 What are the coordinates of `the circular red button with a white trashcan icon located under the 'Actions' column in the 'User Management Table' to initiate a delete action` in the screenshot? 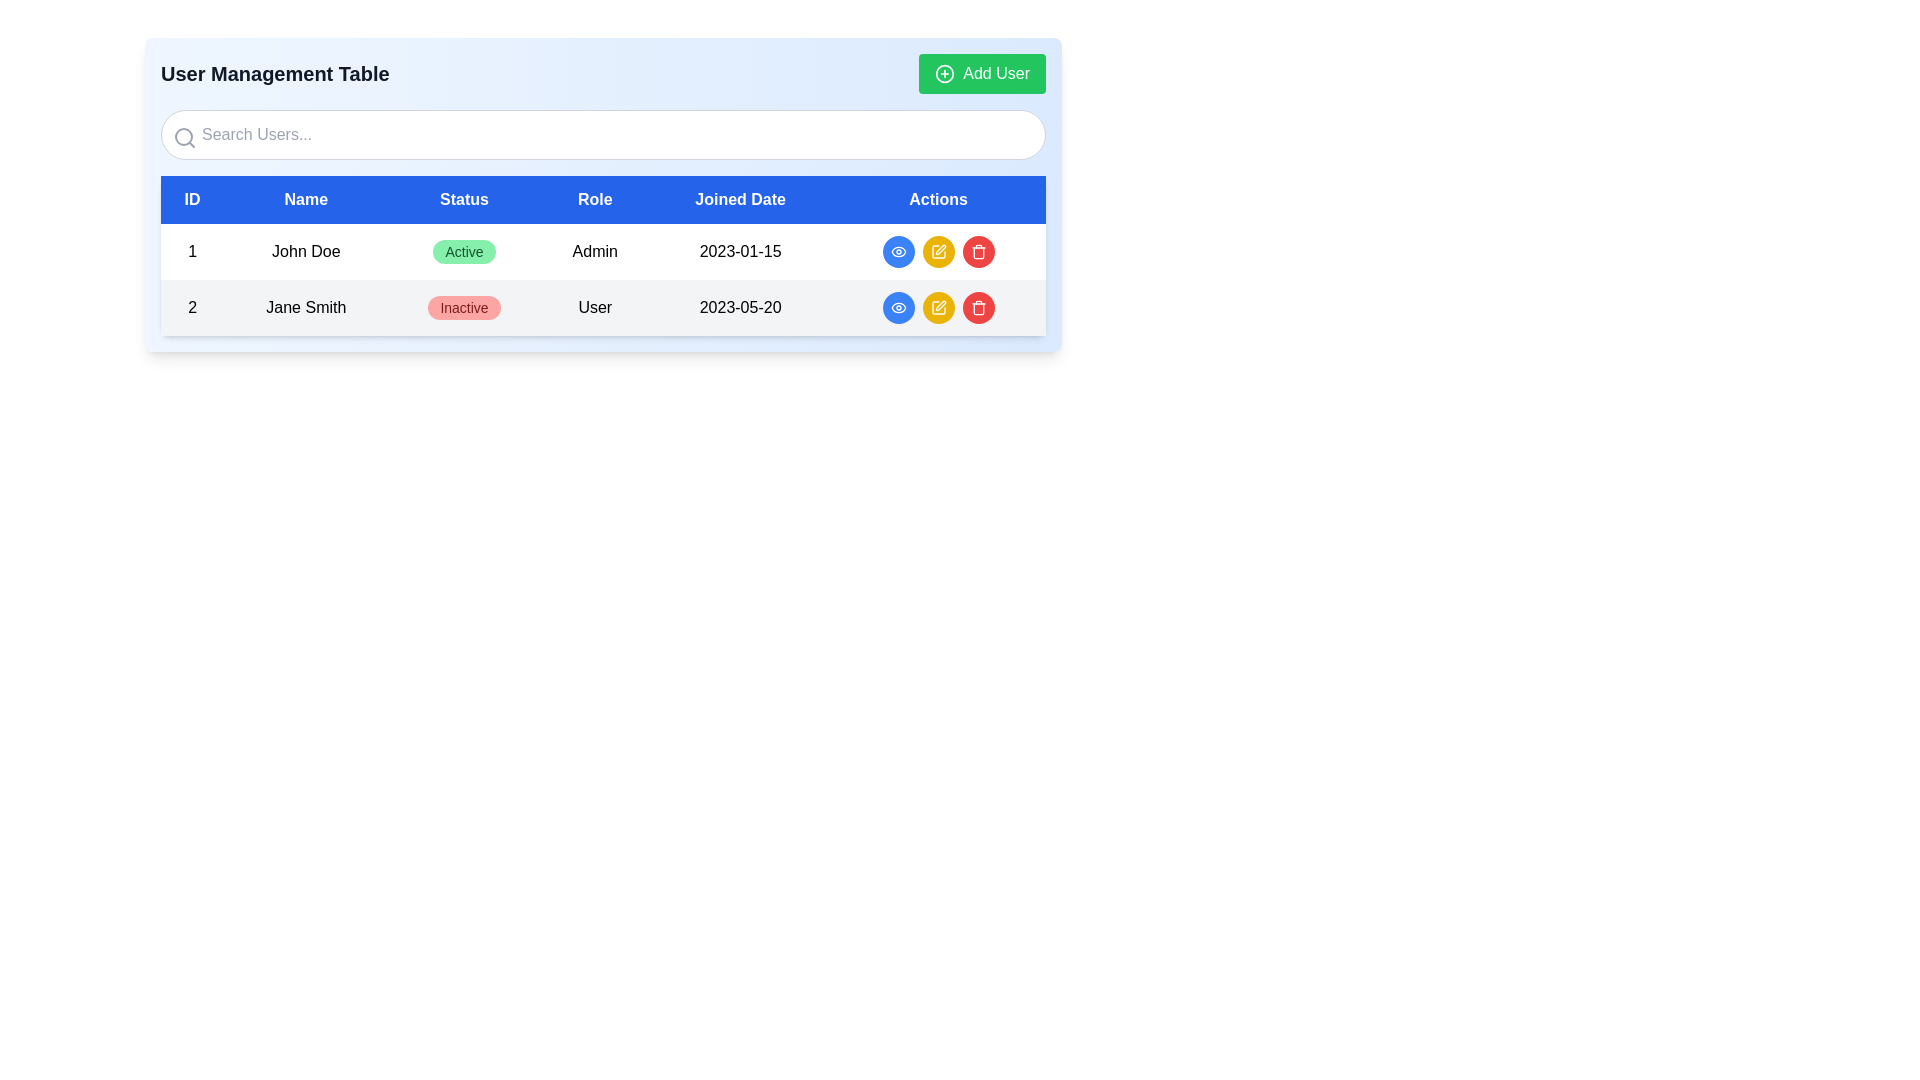 It's located at (978, 250).